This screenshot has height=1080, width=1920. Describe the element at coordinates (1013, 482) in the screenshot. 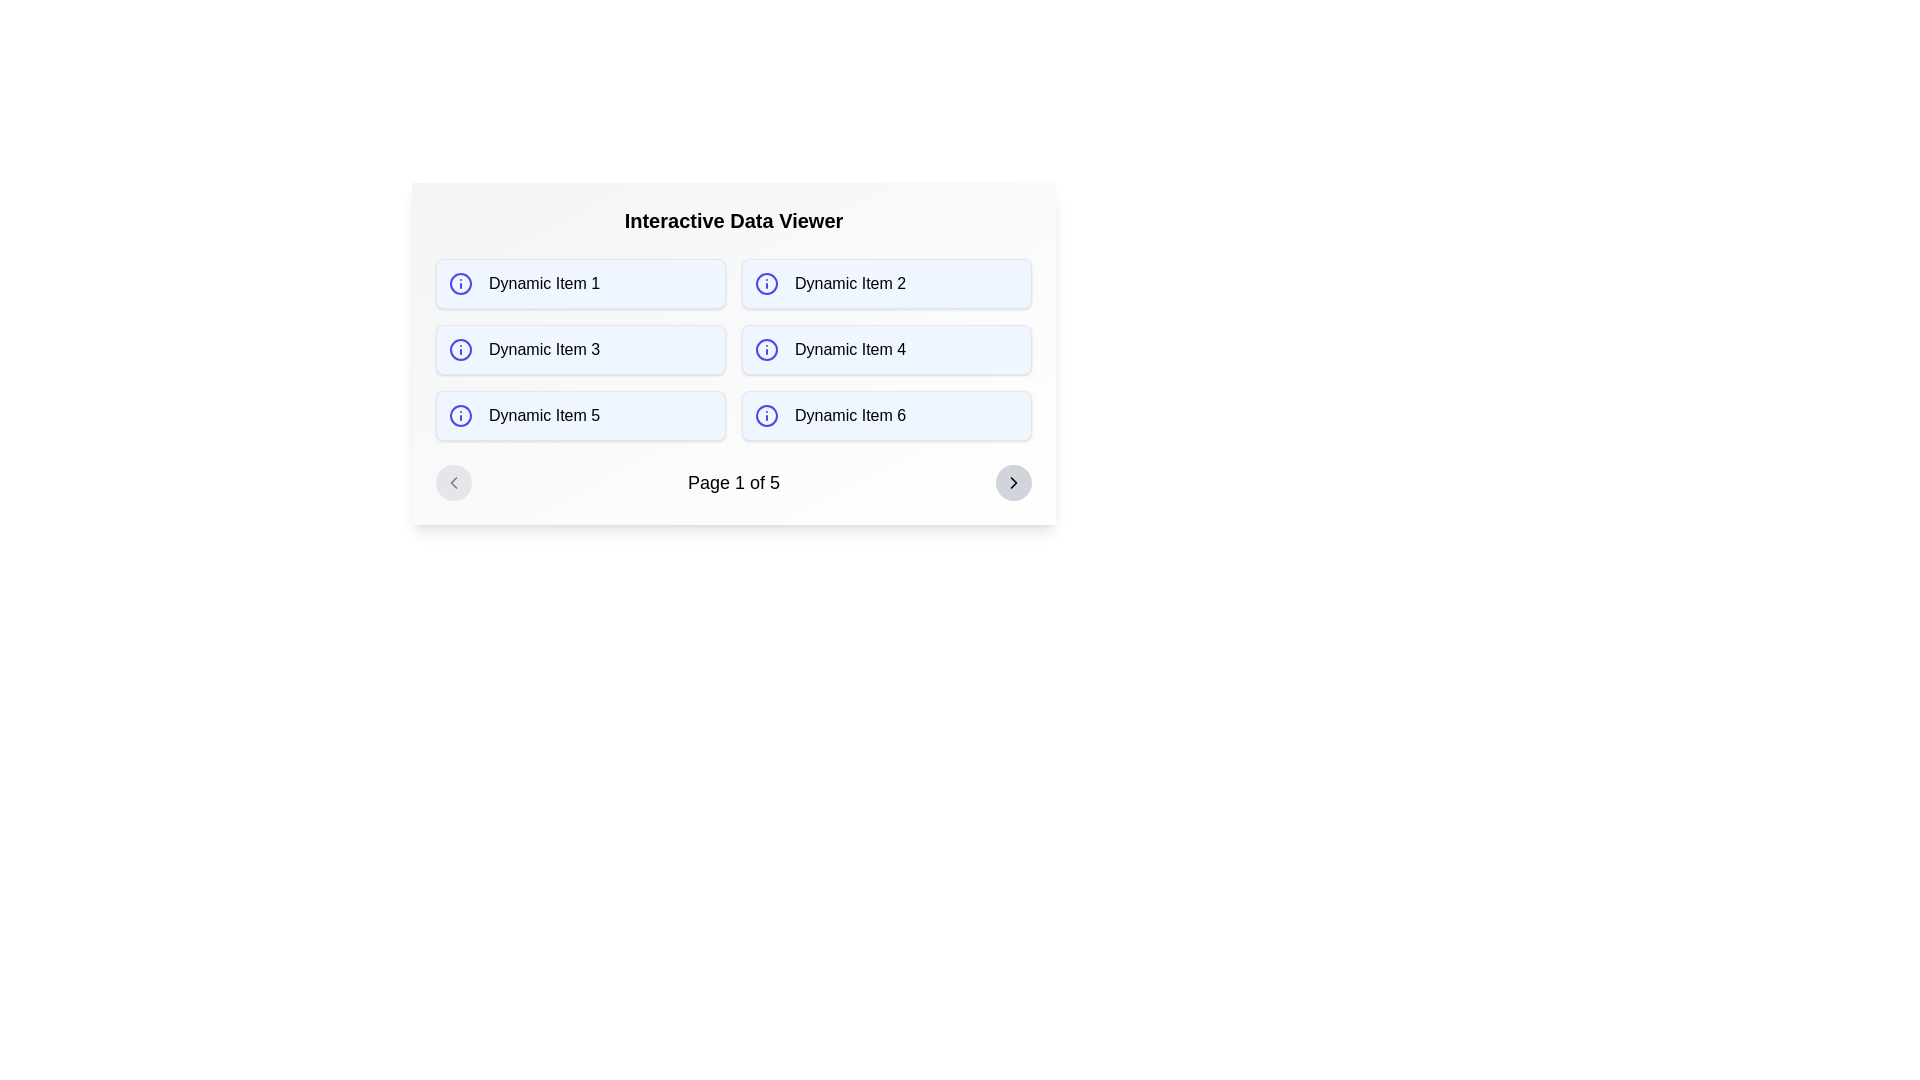

I see `the rightmost circular button with a light gray background and a right-facing chevron icon` at that location.